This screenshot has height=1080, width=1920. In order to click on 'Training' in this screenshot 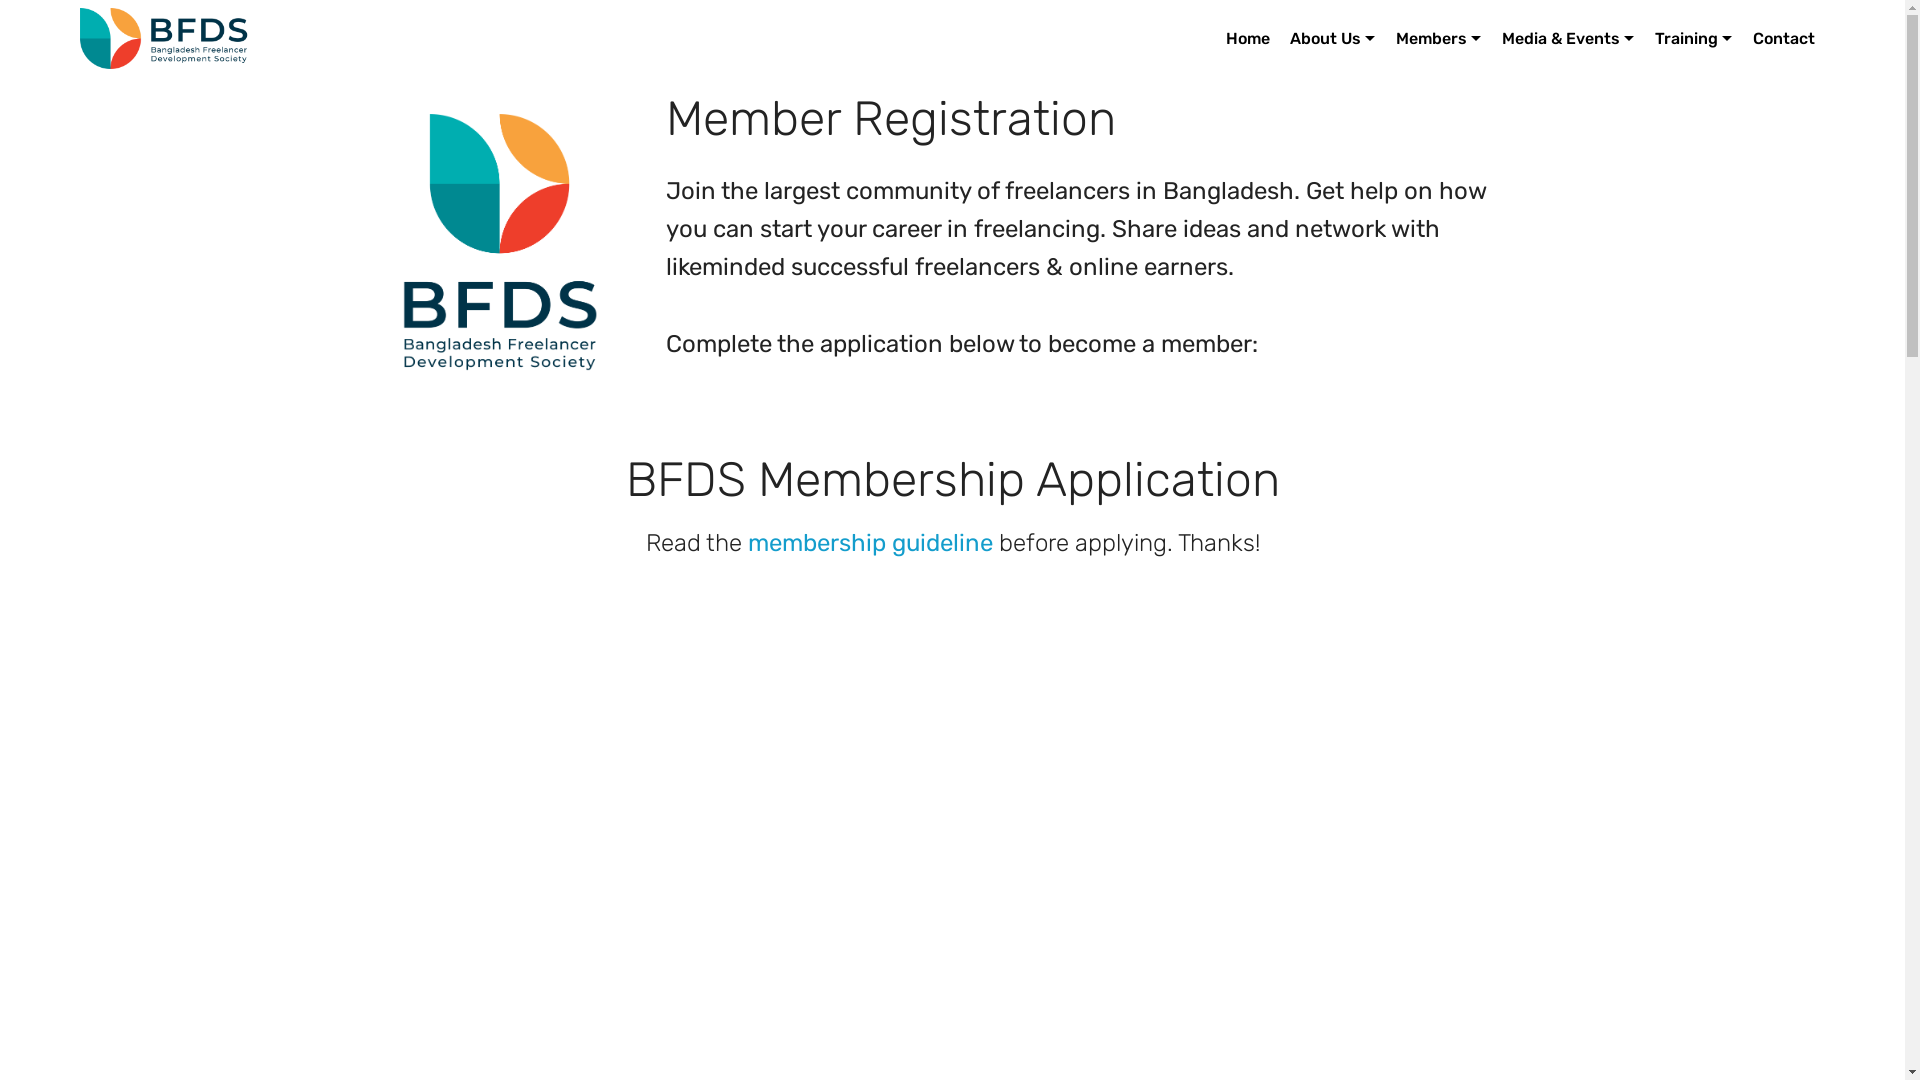, I will do `click(1692, 38)`.